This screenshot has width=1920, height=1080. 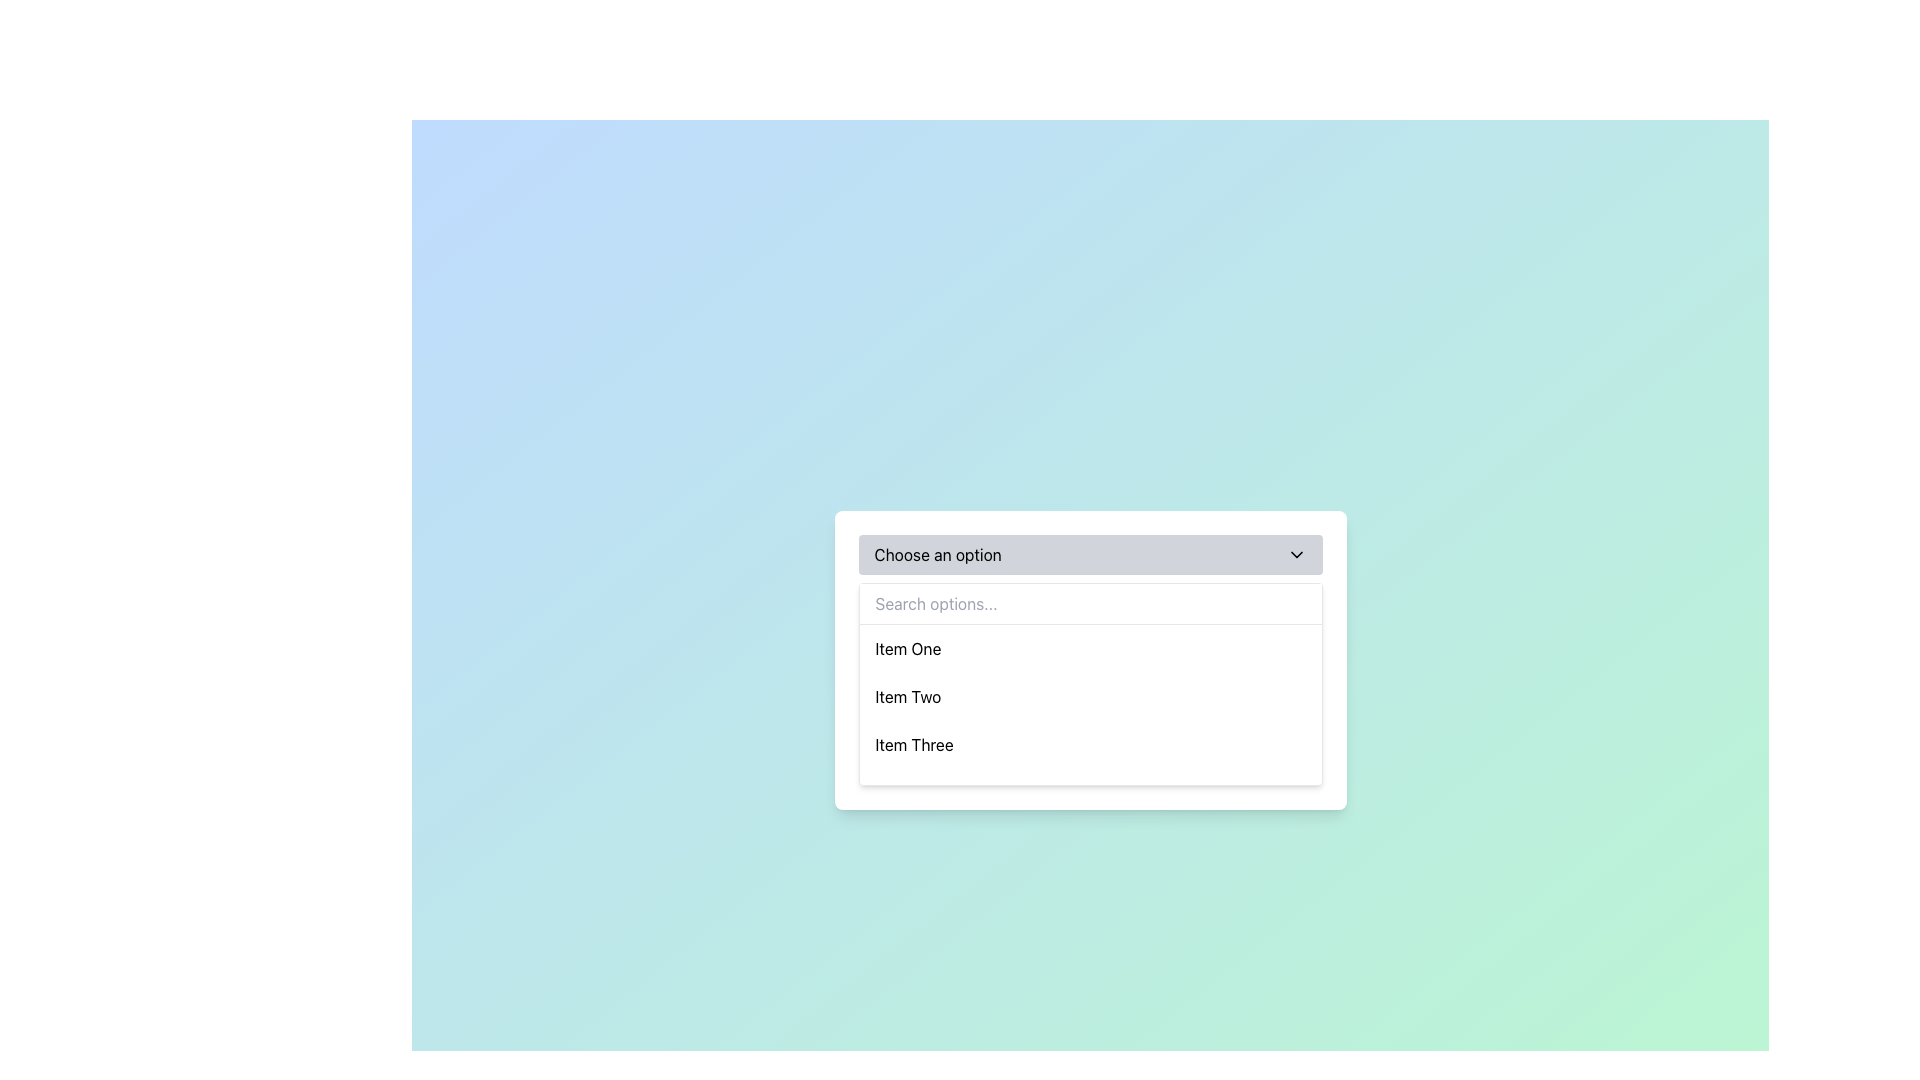 I want to click on the dropdown list item labeled 'Item Three' which is the third item in the dropdown menu located under 'Choose an option.', so click(x=1089, y=744).